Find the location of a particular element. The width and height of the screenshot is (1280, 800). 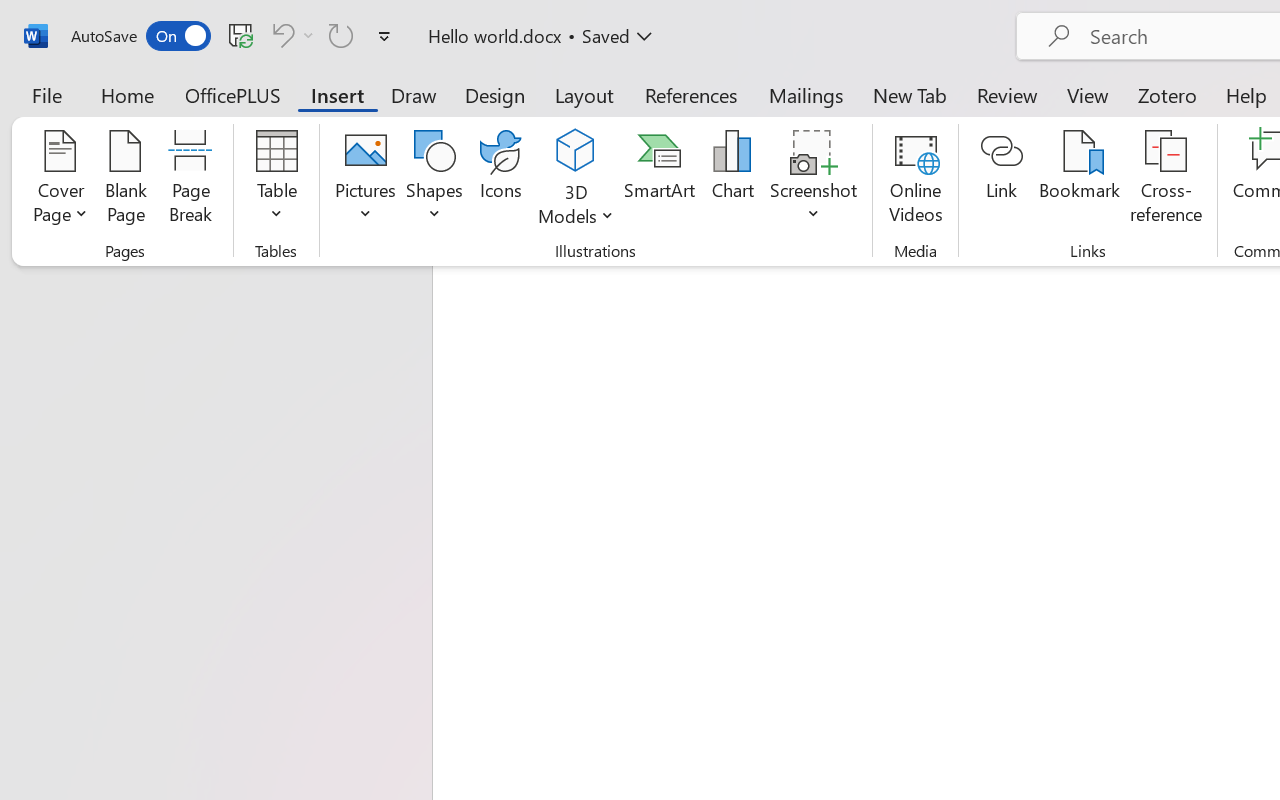

'Zotero' is located at coordinates (1167, 94).